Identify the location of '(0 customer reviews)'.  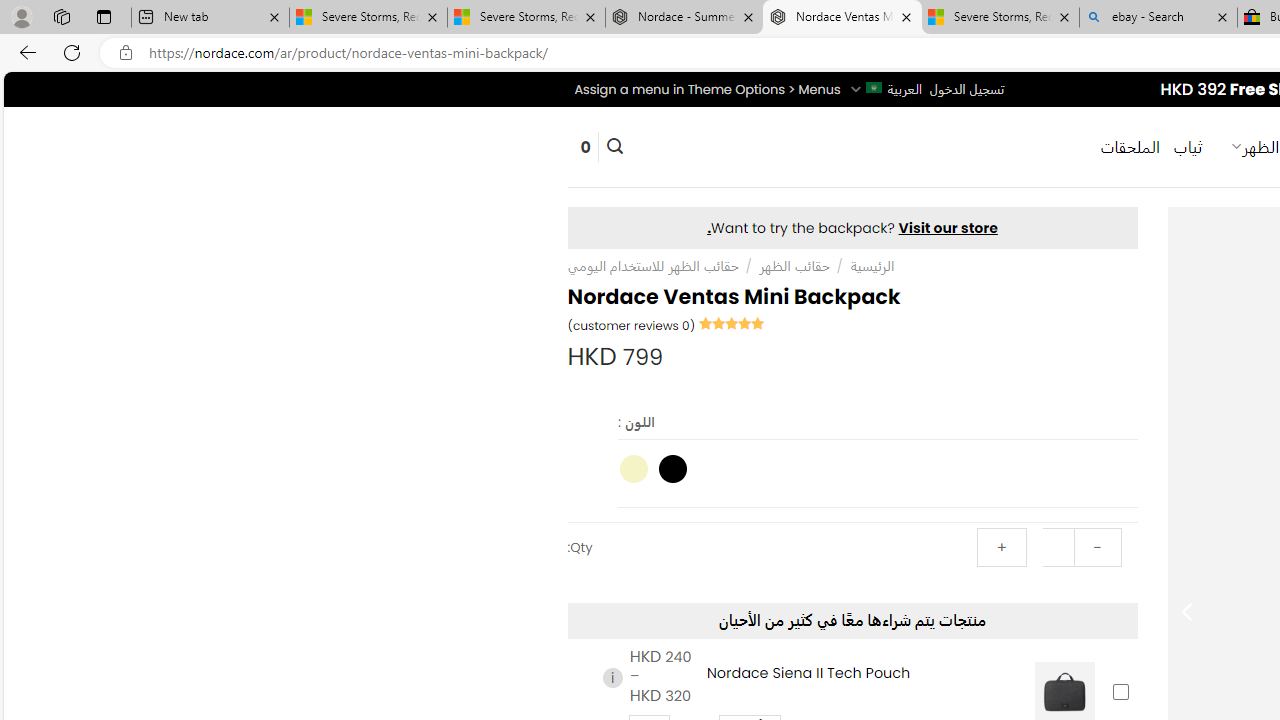
(630, 324).